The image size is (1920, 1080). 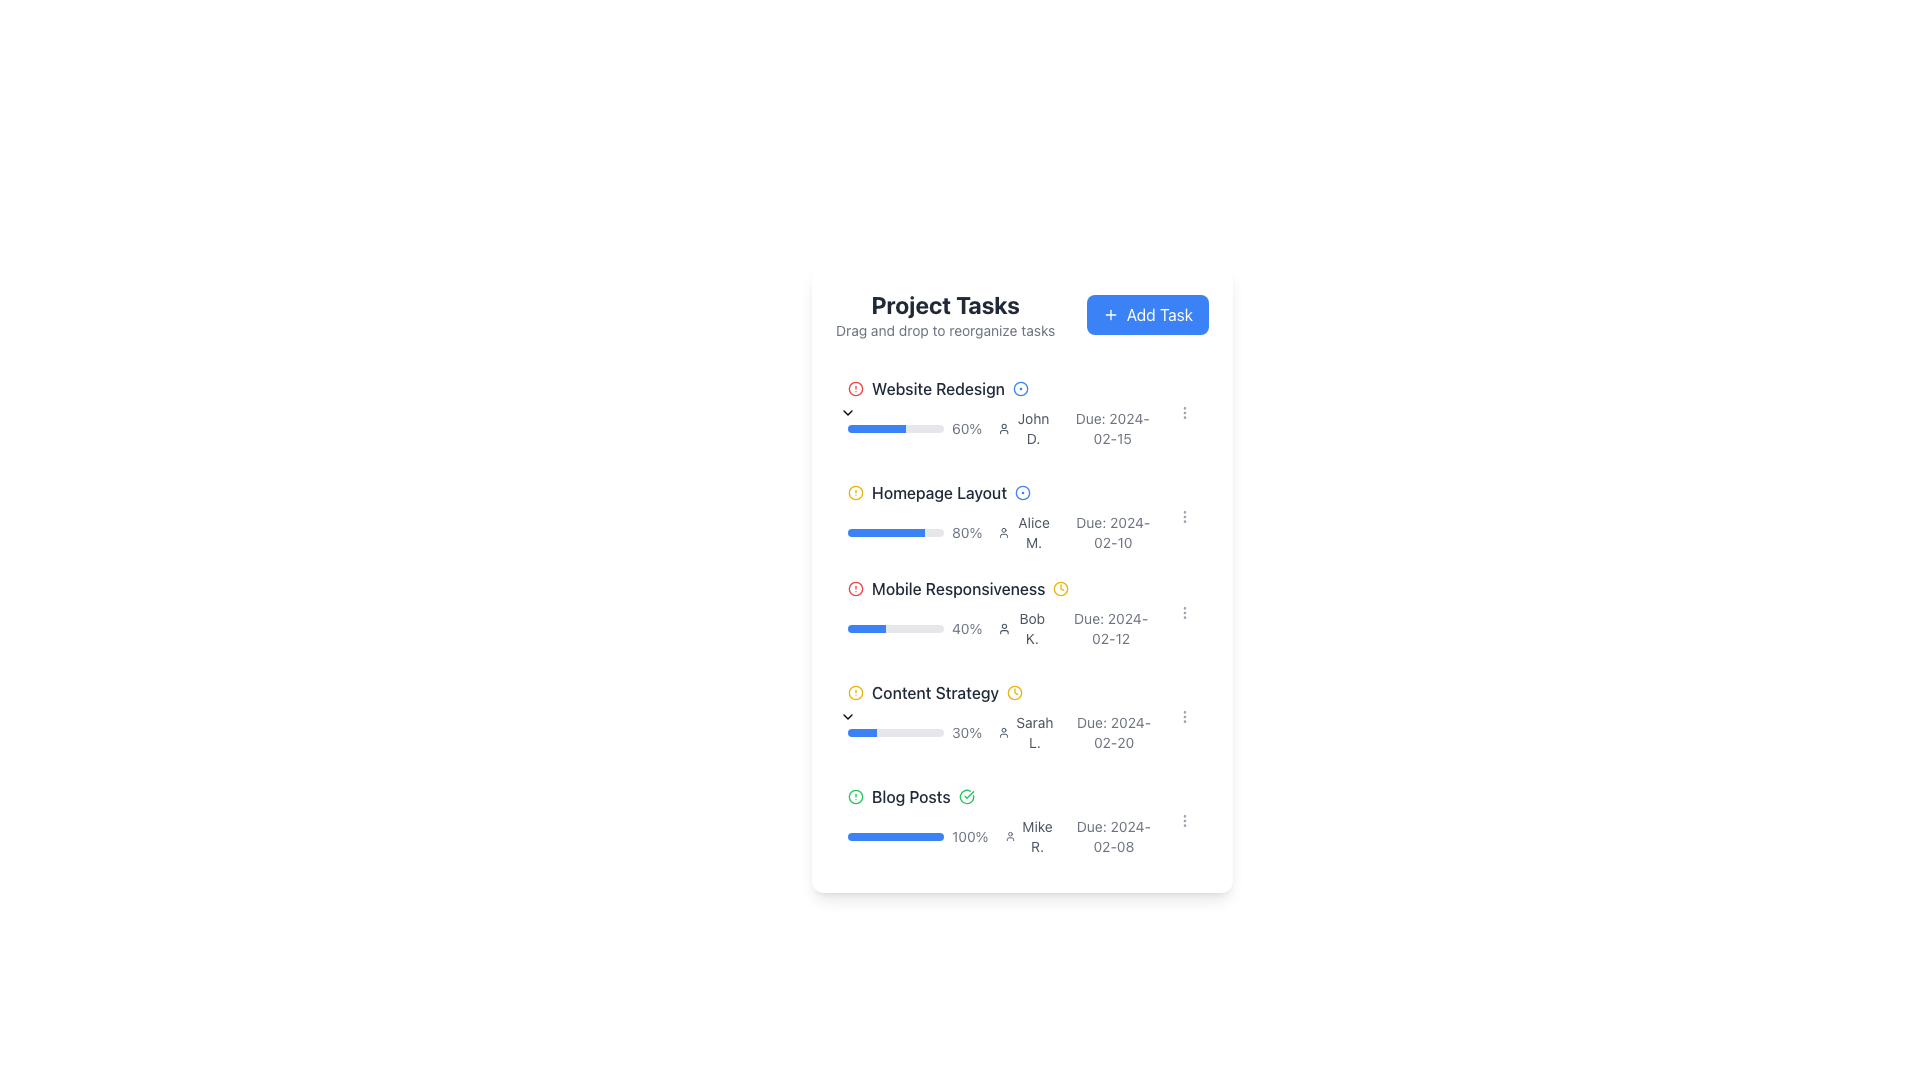 I want to click on the text display that represents the assignee of the task 'Website Redesign', located to the far right of the progress bar and left-aligned to the due date, so click(x=1033, y=427).